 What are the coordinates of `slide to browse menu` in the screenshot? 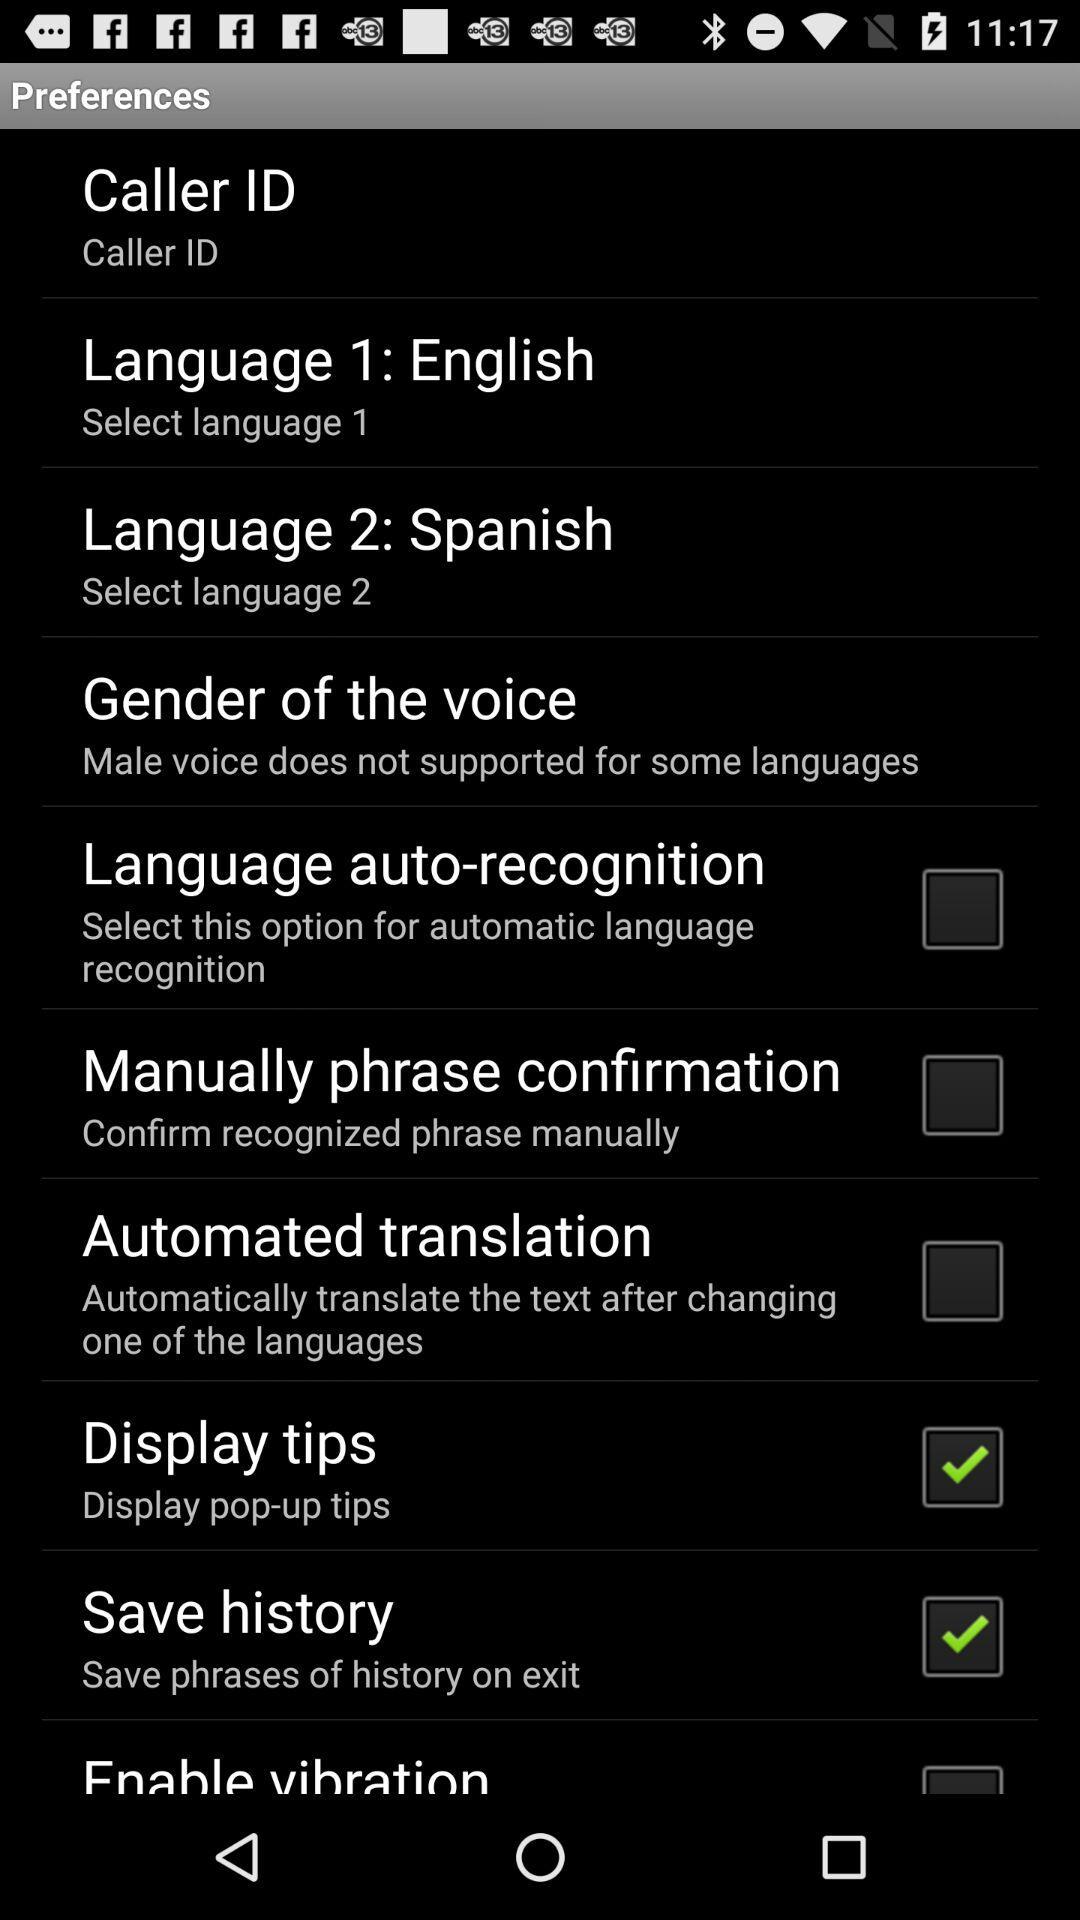 It's located at (540, 961).